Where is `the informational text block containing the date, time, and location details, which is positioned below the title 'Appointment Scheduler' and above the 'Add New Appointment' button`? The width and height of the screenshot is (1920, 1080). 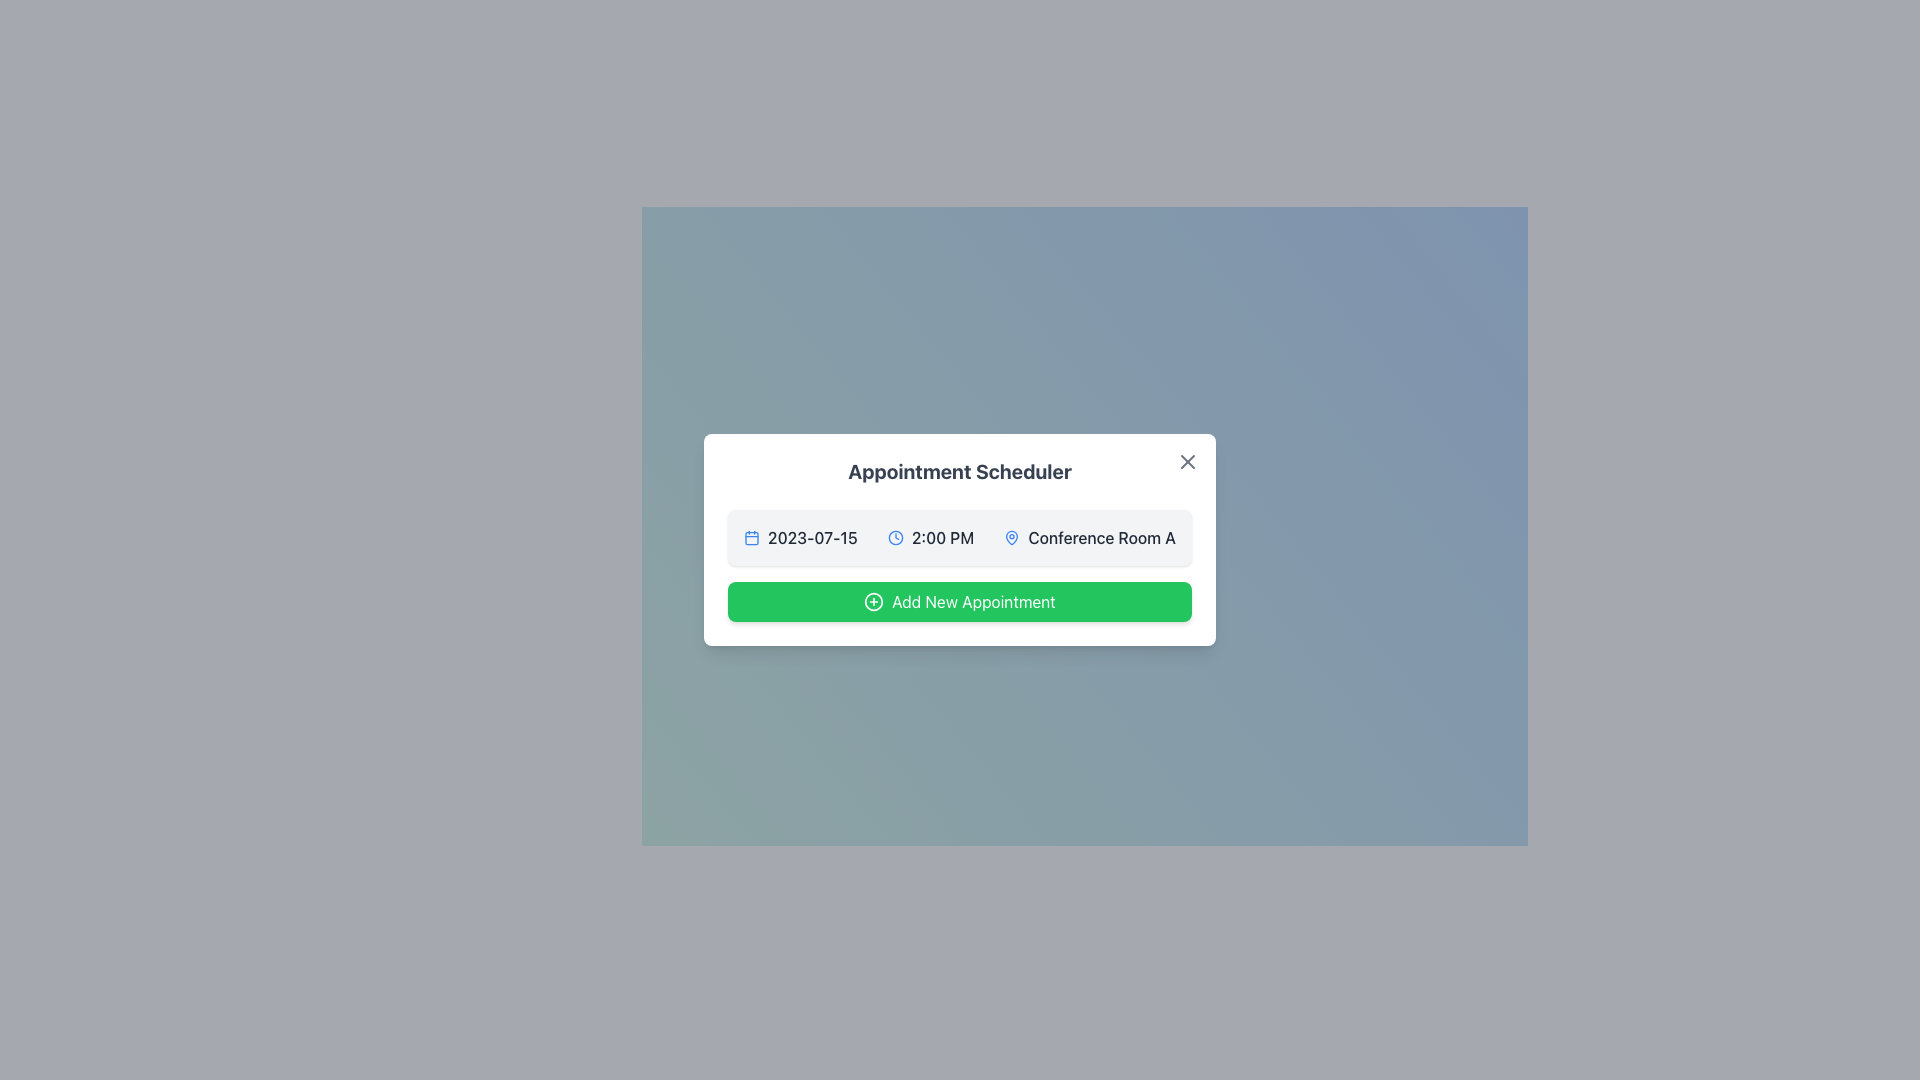 the informational text block containing the date, time, and location details, which is positioned below the title 'Appointment Scheduler' and above the 'Add New Appointment' button is located at coordinates (960, 536).